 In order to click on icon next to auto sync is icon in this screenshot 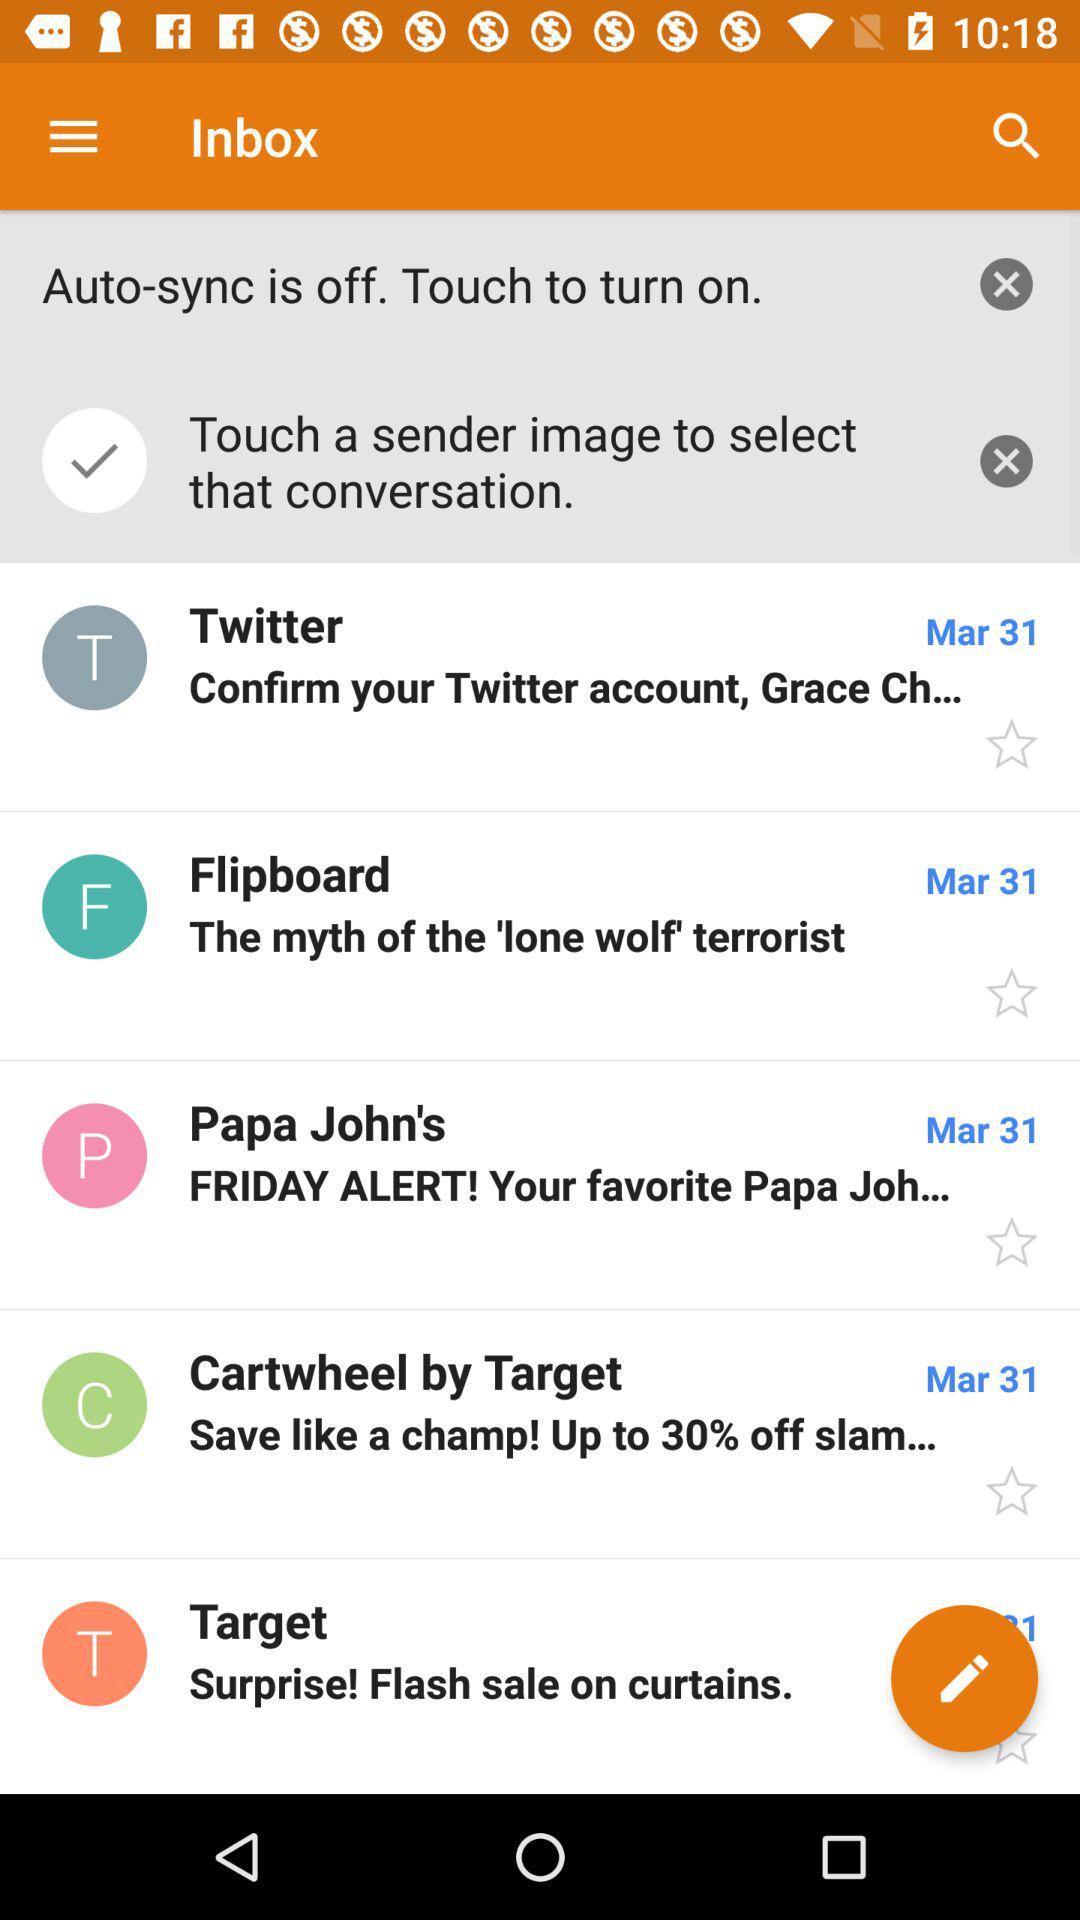, I will do `click(1017, 135)`.